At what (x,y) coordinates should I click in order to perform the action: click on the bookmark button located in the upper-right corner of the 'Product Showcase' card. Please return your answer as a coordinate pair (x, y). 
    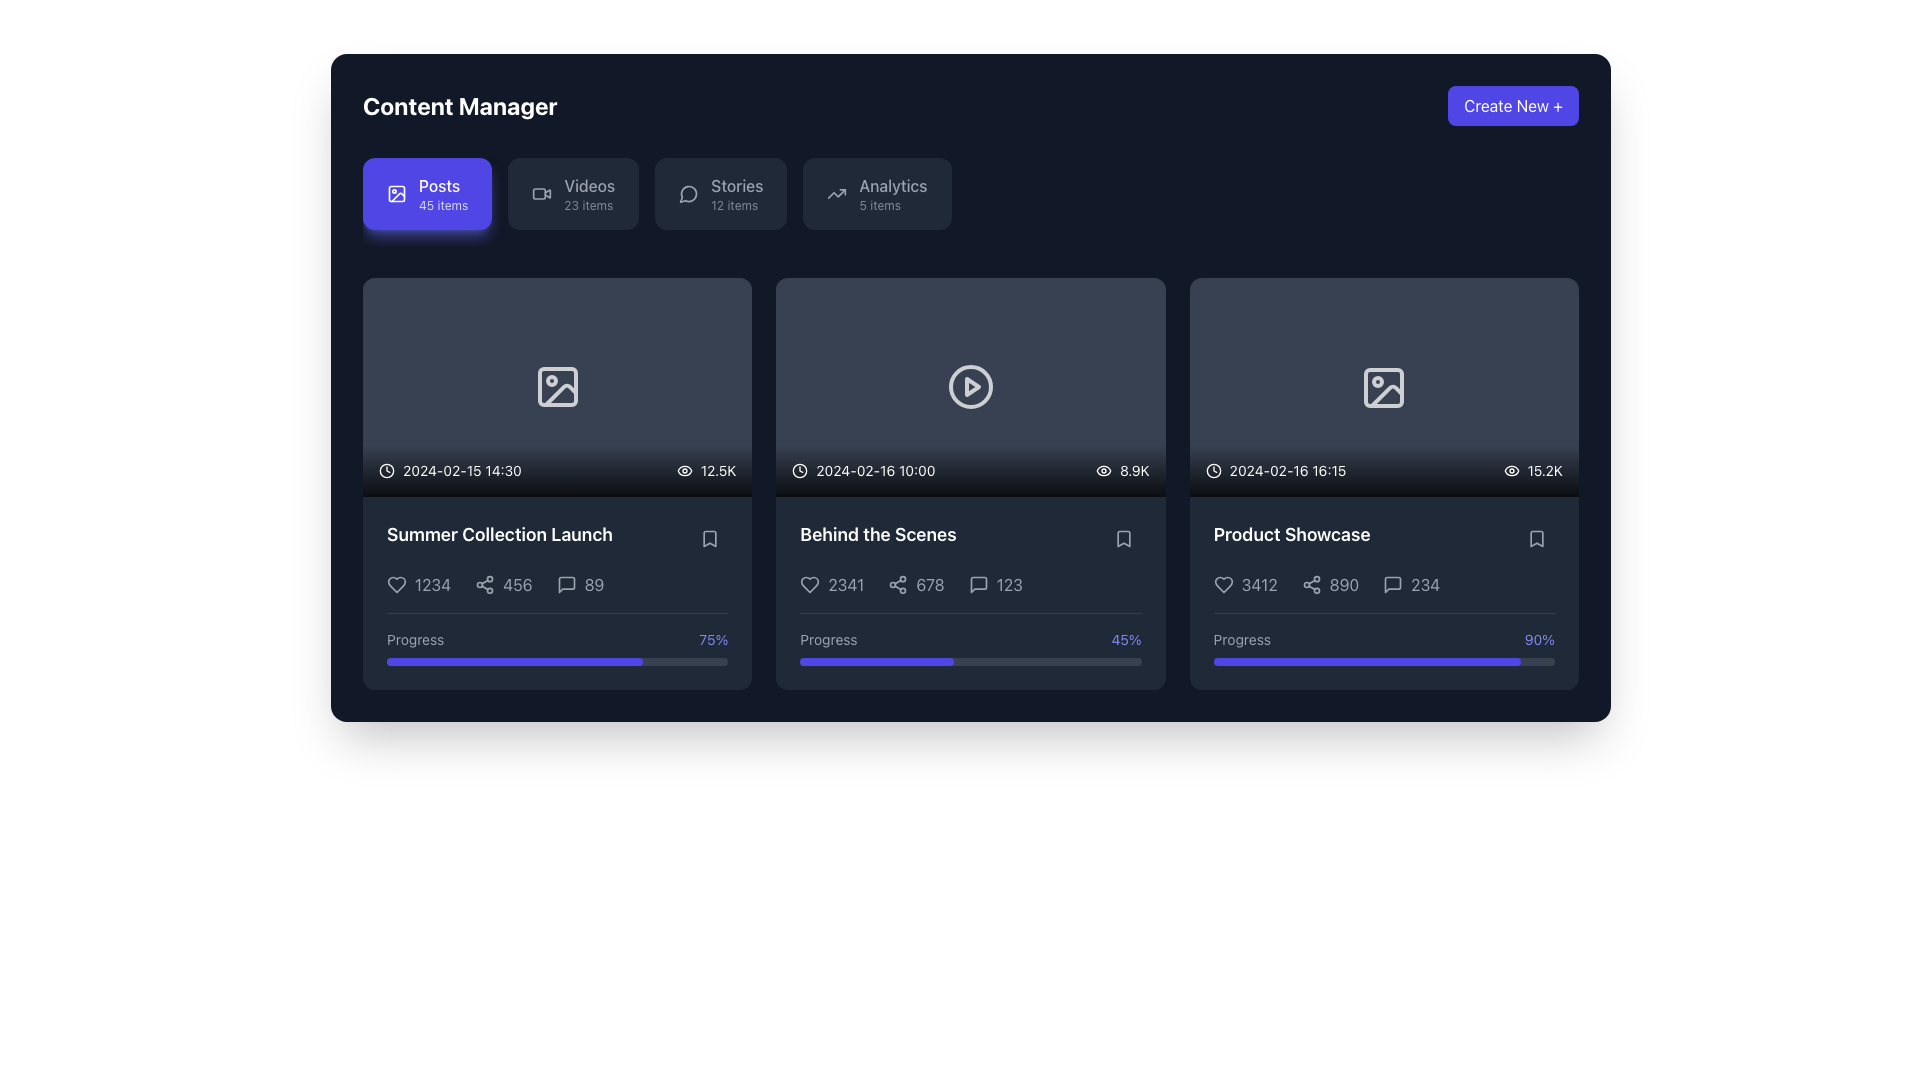
    Looking at the image, I should click on (1535, 538).